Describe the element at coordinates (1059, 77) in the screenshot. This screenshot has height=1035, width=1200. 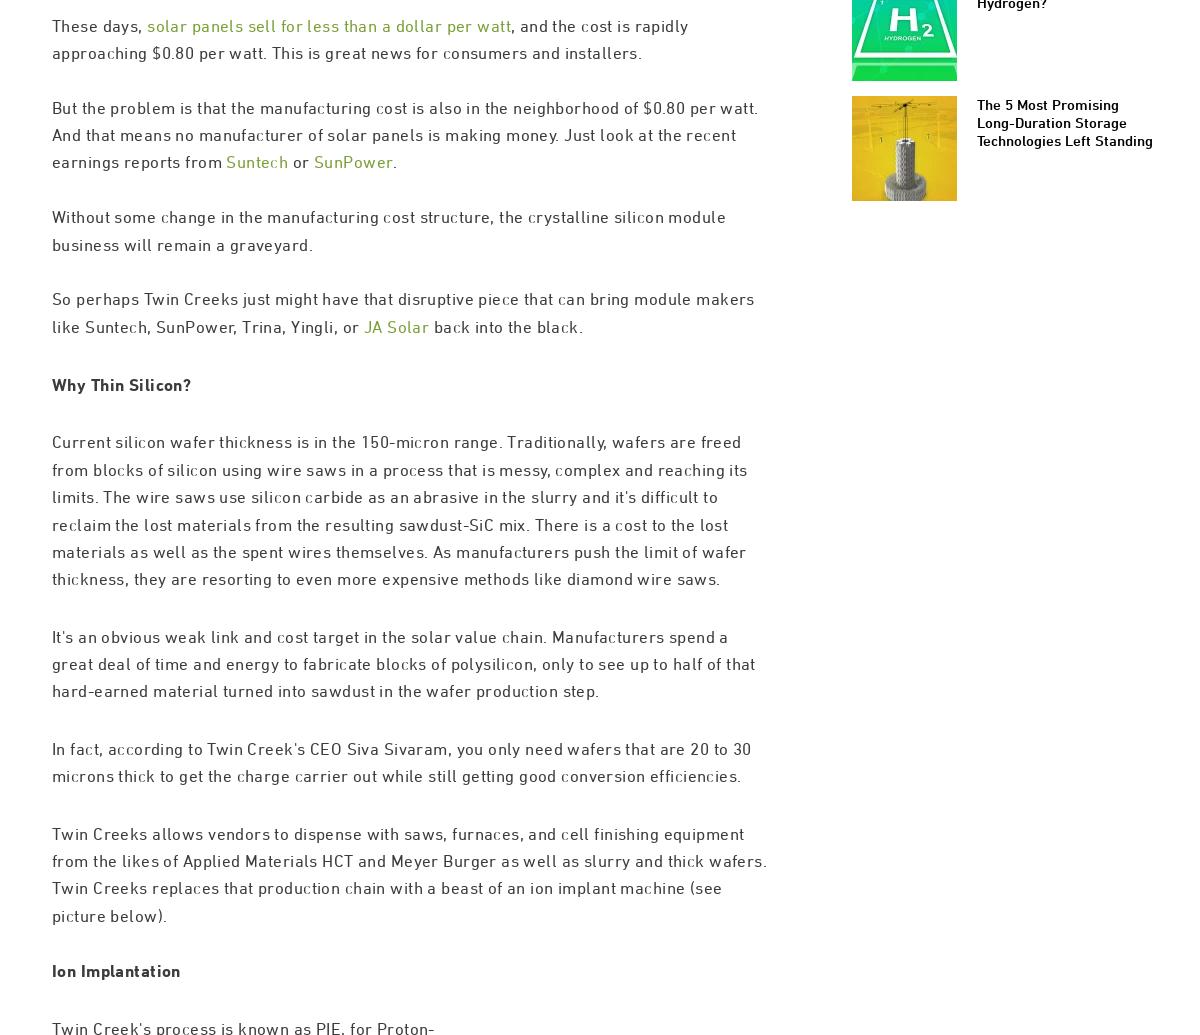
I see `'So, What Exactly Is Green Hydrogen?'` at that location.